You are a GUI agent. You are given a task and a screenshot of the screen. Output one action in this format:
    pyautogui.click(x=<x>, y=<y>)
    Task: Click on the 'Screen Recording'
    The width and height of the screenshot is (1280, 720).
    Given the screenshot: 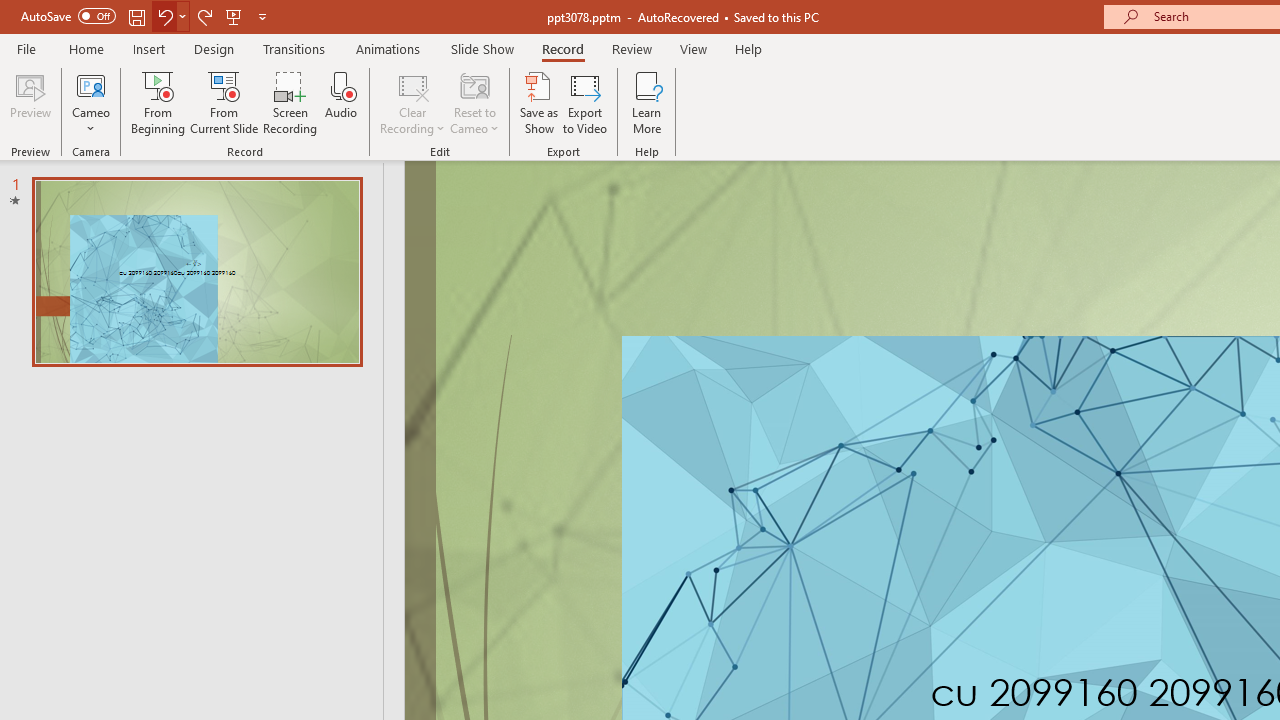 What is the action you would take?
    pyautogui.click(x=289, y=103)
    